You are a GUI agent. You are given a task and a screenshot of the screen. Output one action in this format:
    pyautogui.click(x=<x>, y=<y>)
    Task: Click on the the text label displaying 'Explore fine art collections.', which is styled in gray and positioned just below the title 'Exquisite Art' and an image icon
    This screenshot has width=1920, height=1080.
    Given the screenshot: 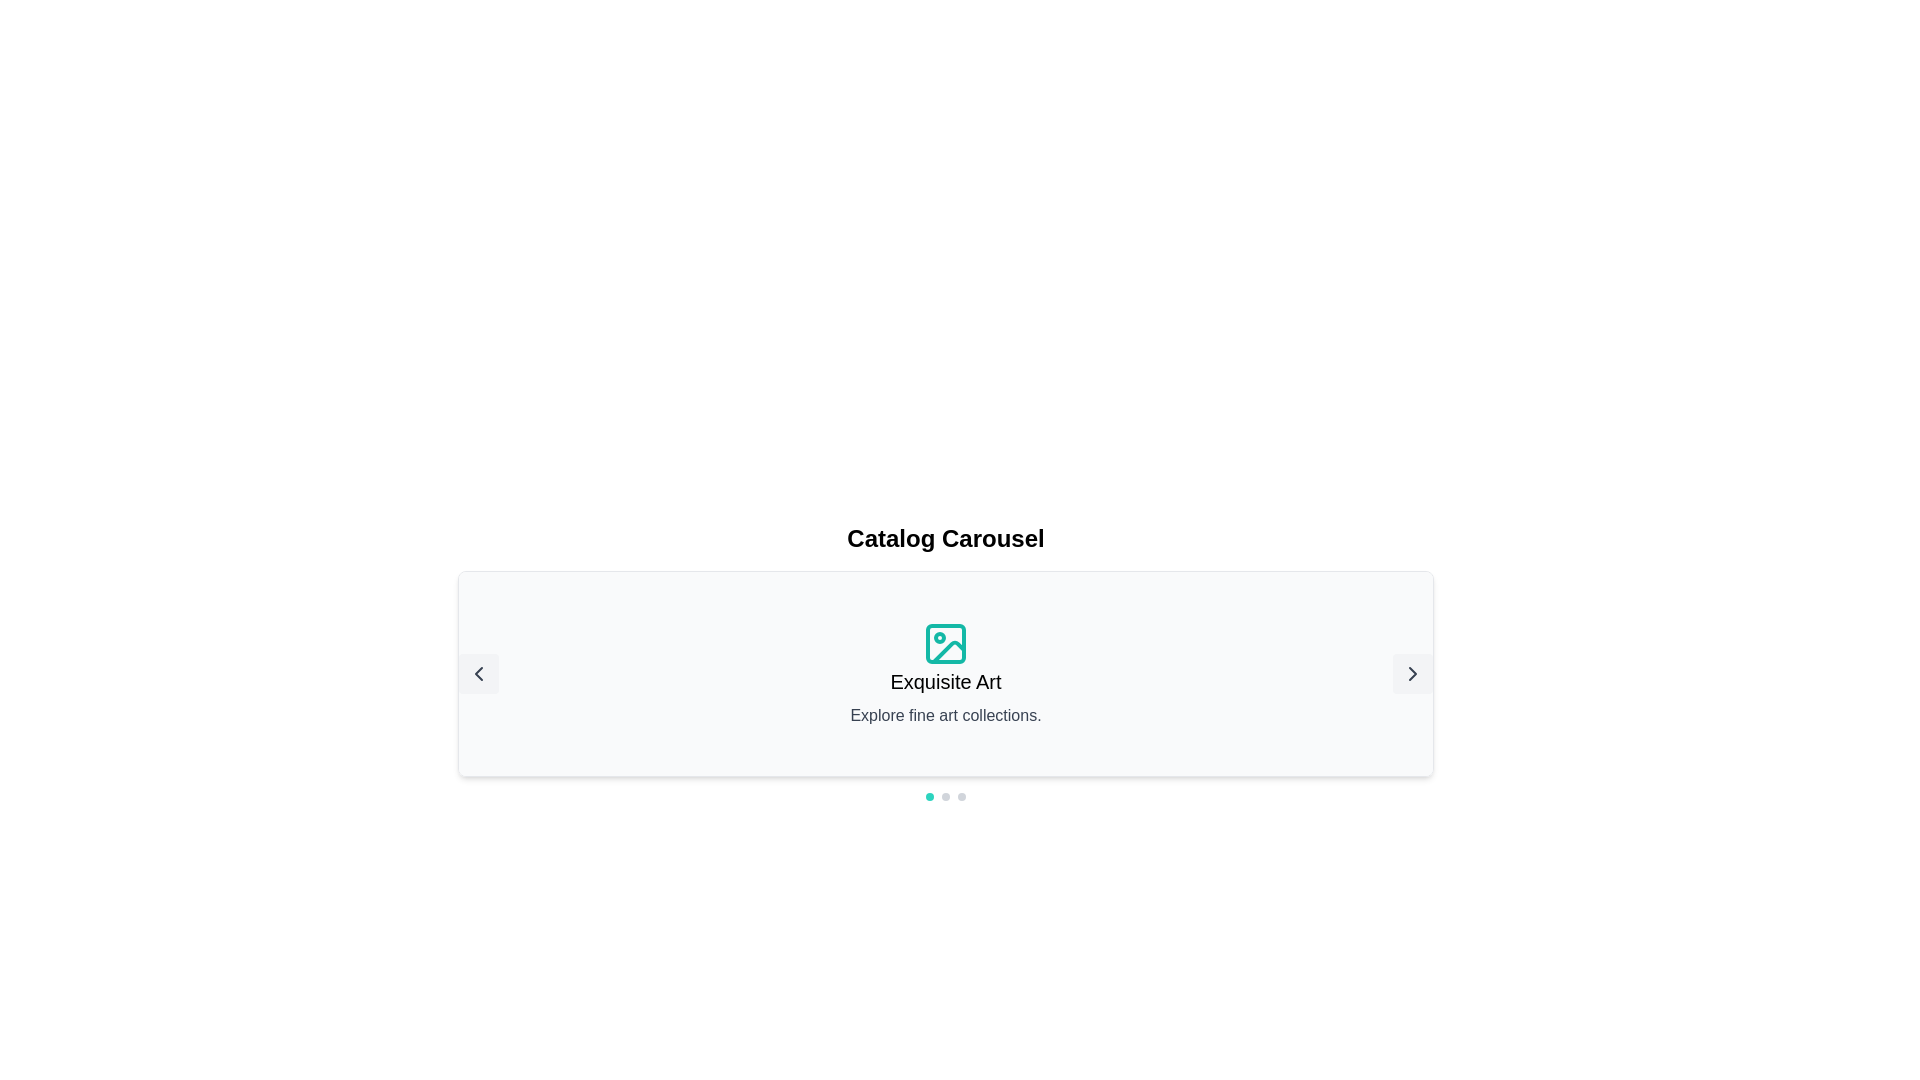 What is the action you would take?
    pyautogui.click(x=944, y=715)
    